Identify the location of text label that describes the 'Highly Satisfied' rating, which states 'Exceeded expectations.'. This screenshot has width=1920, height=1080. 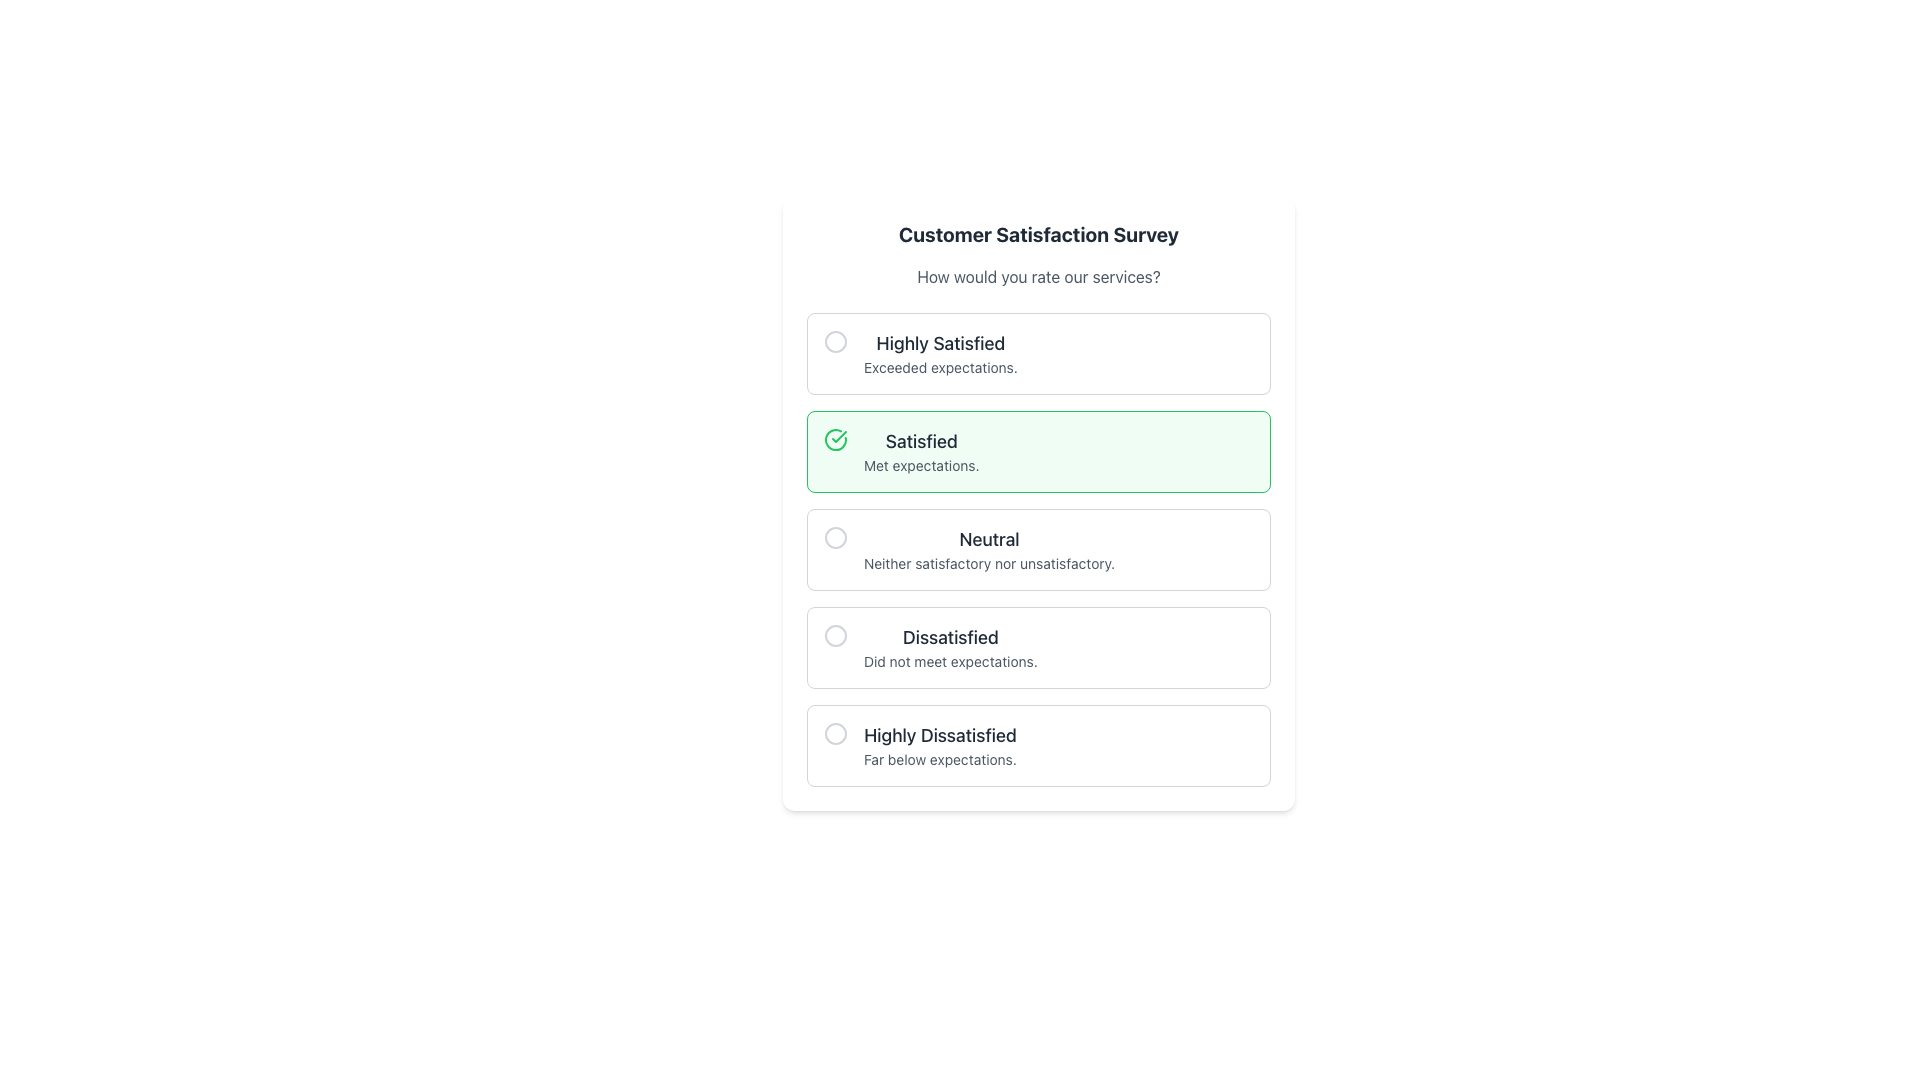
(939, 353).